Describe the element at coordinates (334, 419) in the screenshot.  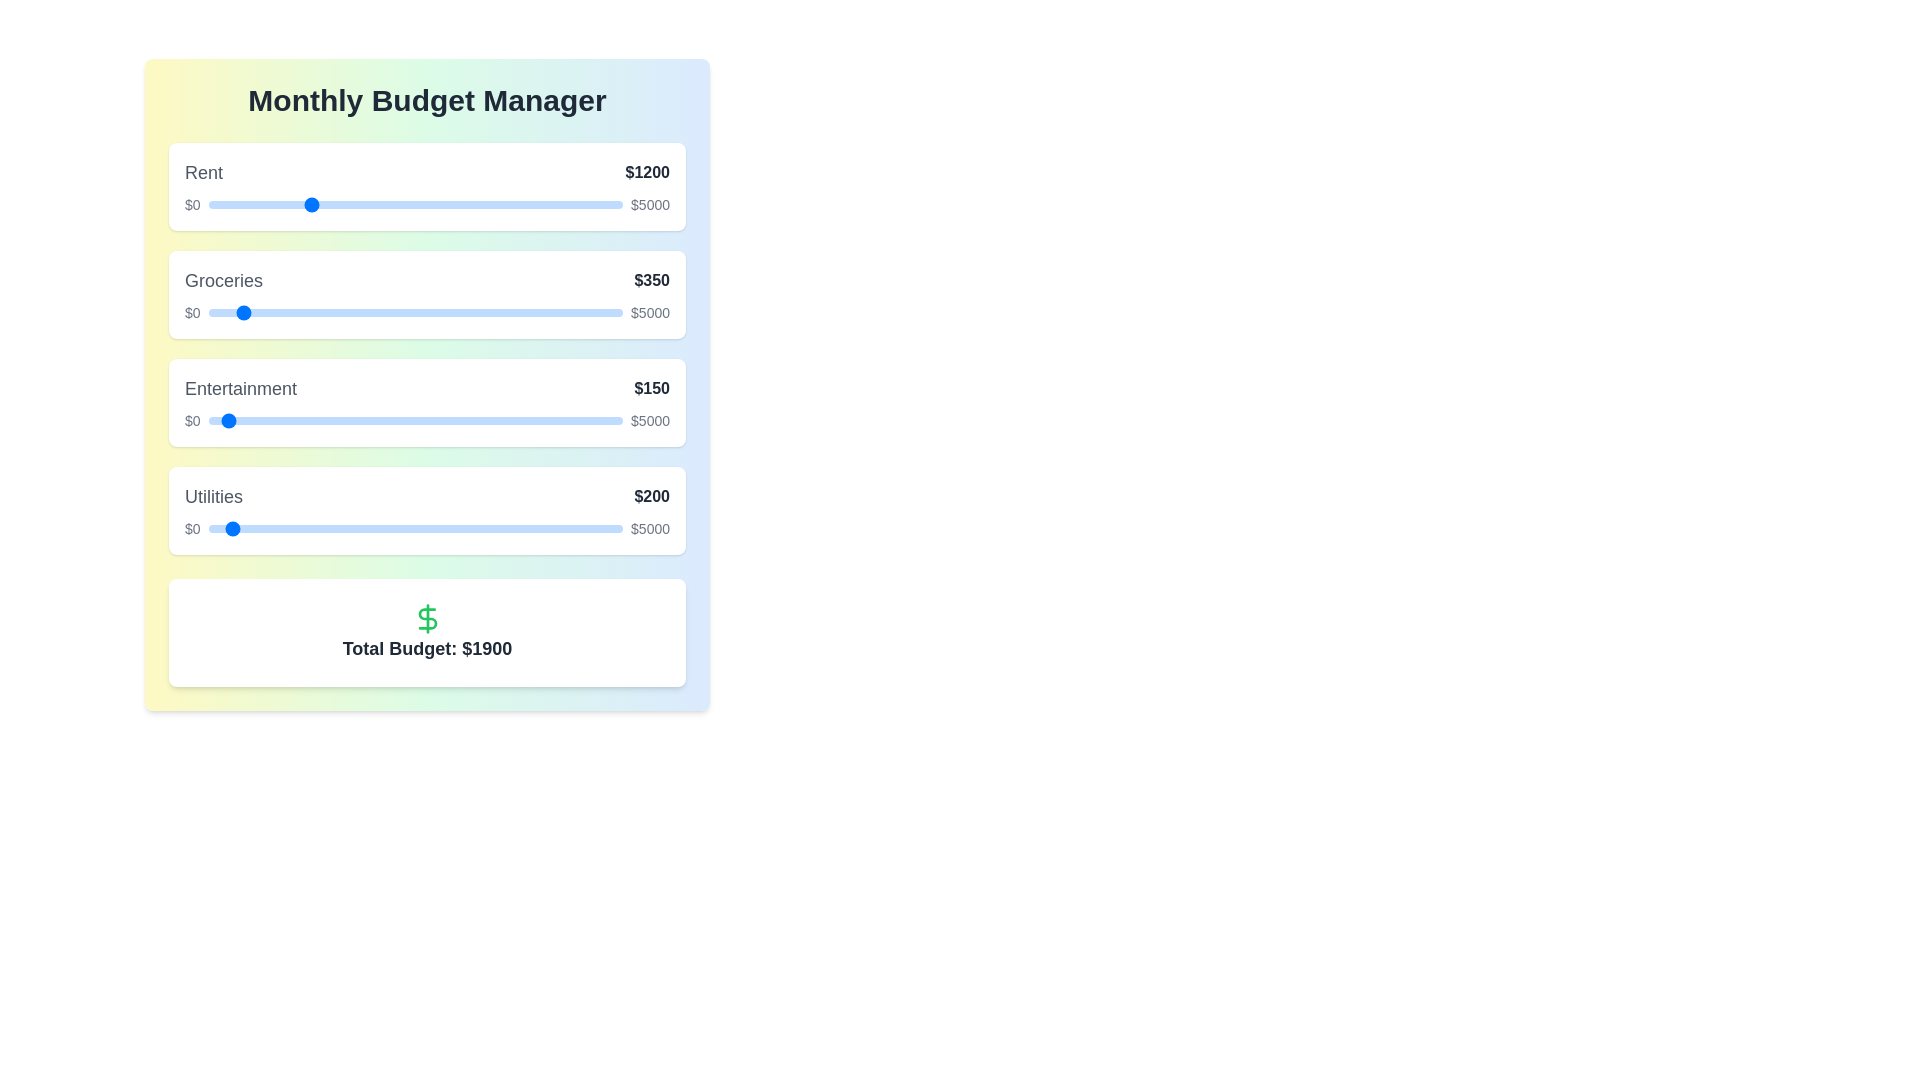
I see `the Entertainment budget` at that location.